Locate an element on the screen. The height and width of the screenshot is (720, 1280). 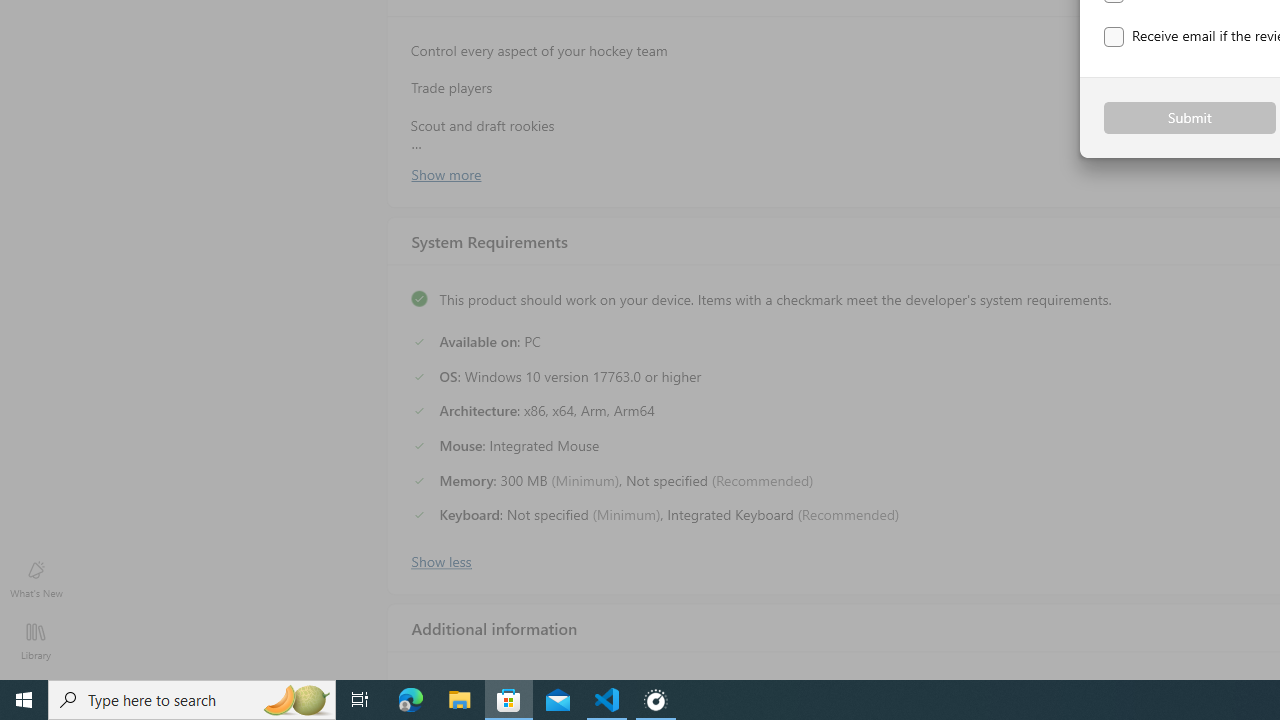
'Library' is located at coordinates (35, 640).